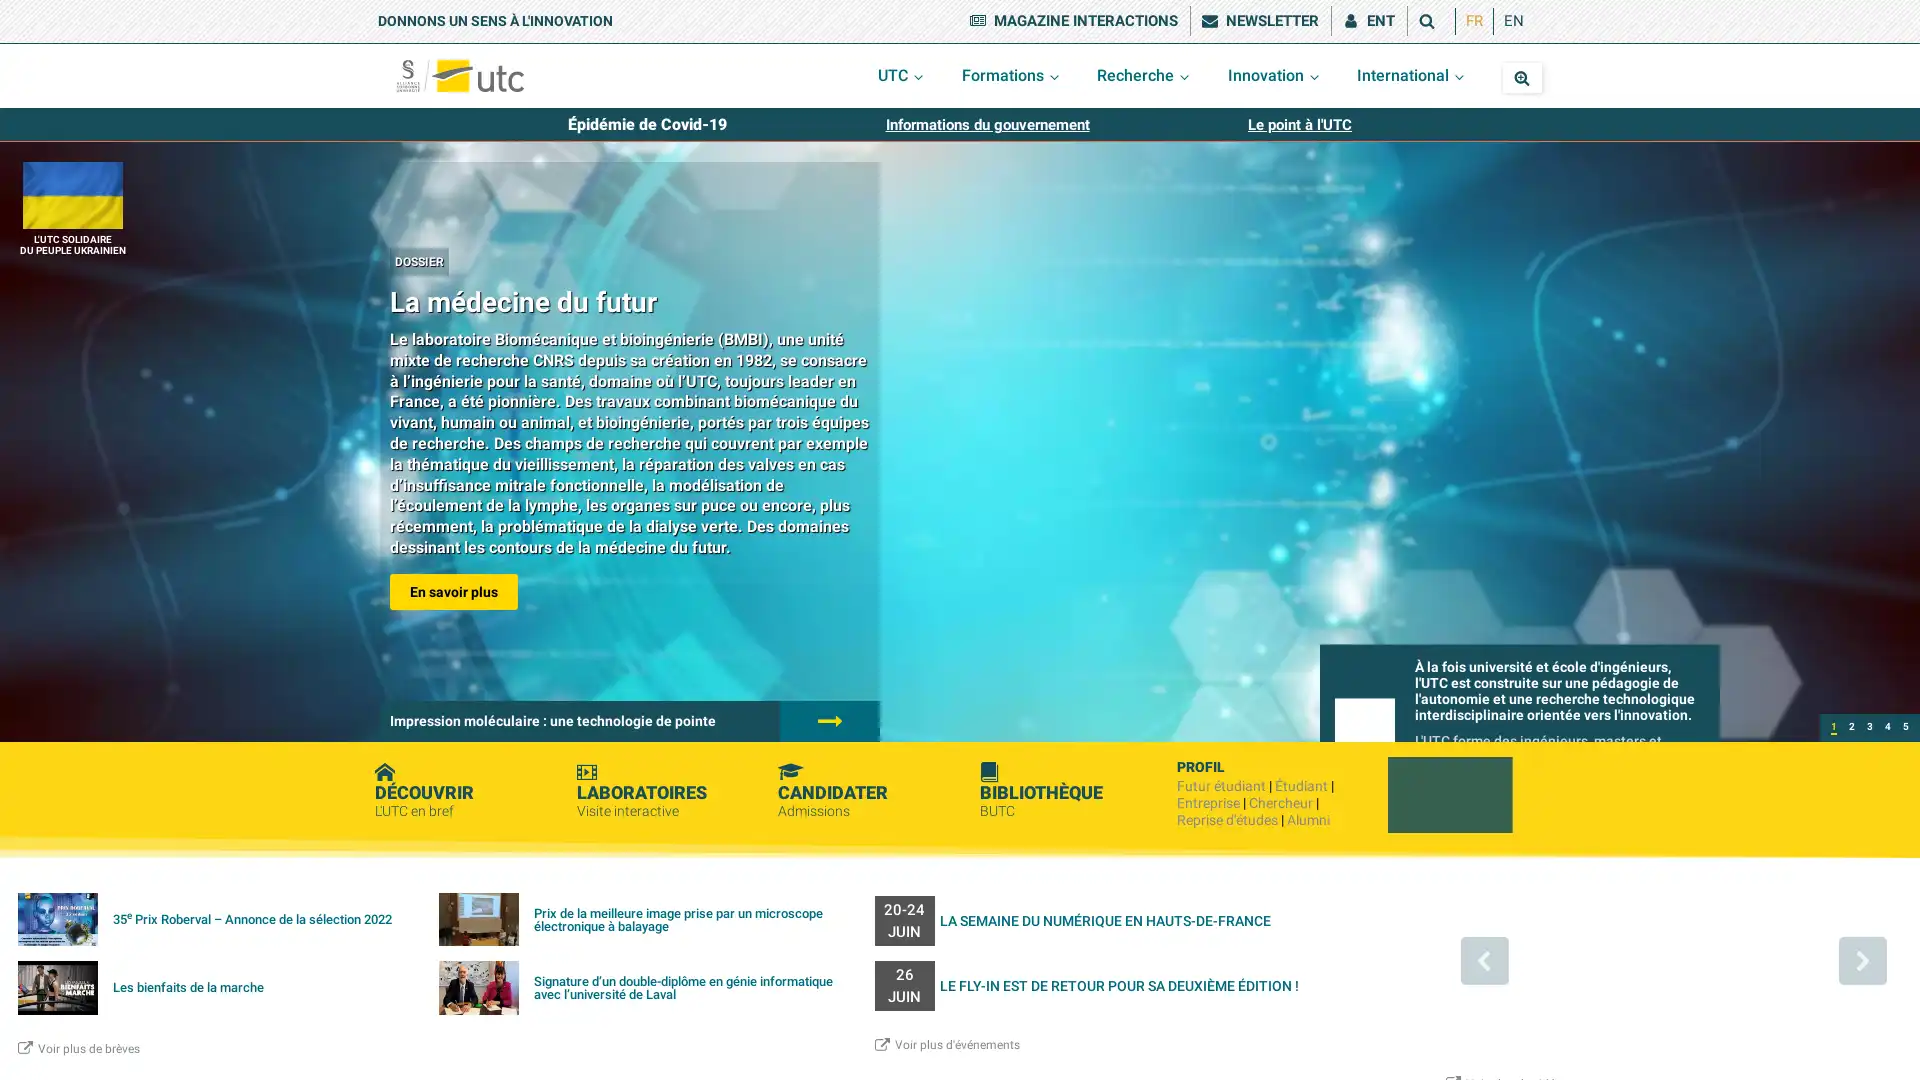  I want to click on Diapositive suivante, so click(1861, 959).